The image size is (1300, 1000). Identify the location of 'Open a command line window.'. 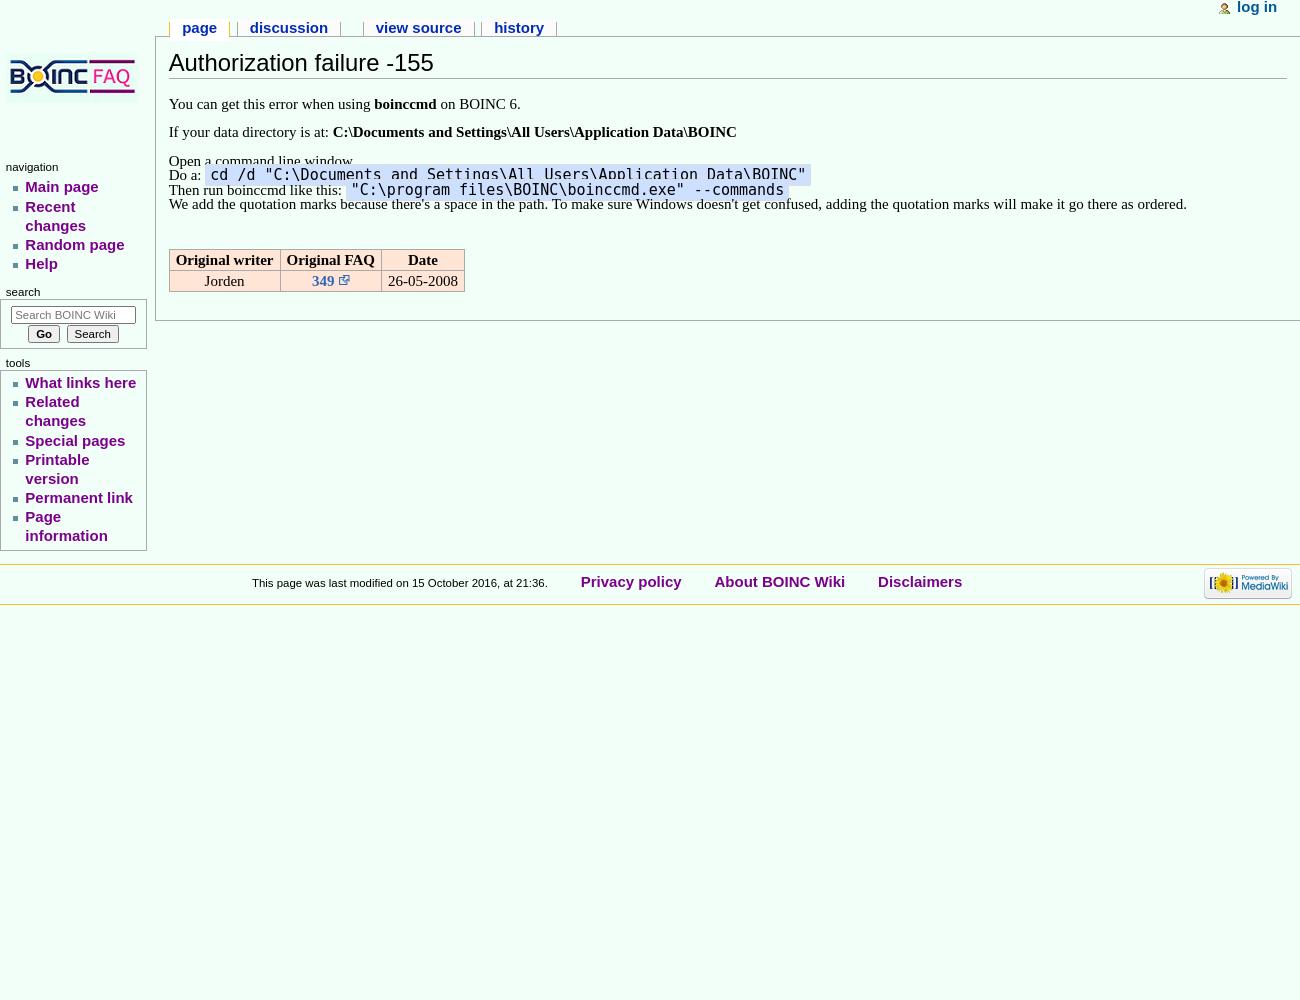
(260, 161).